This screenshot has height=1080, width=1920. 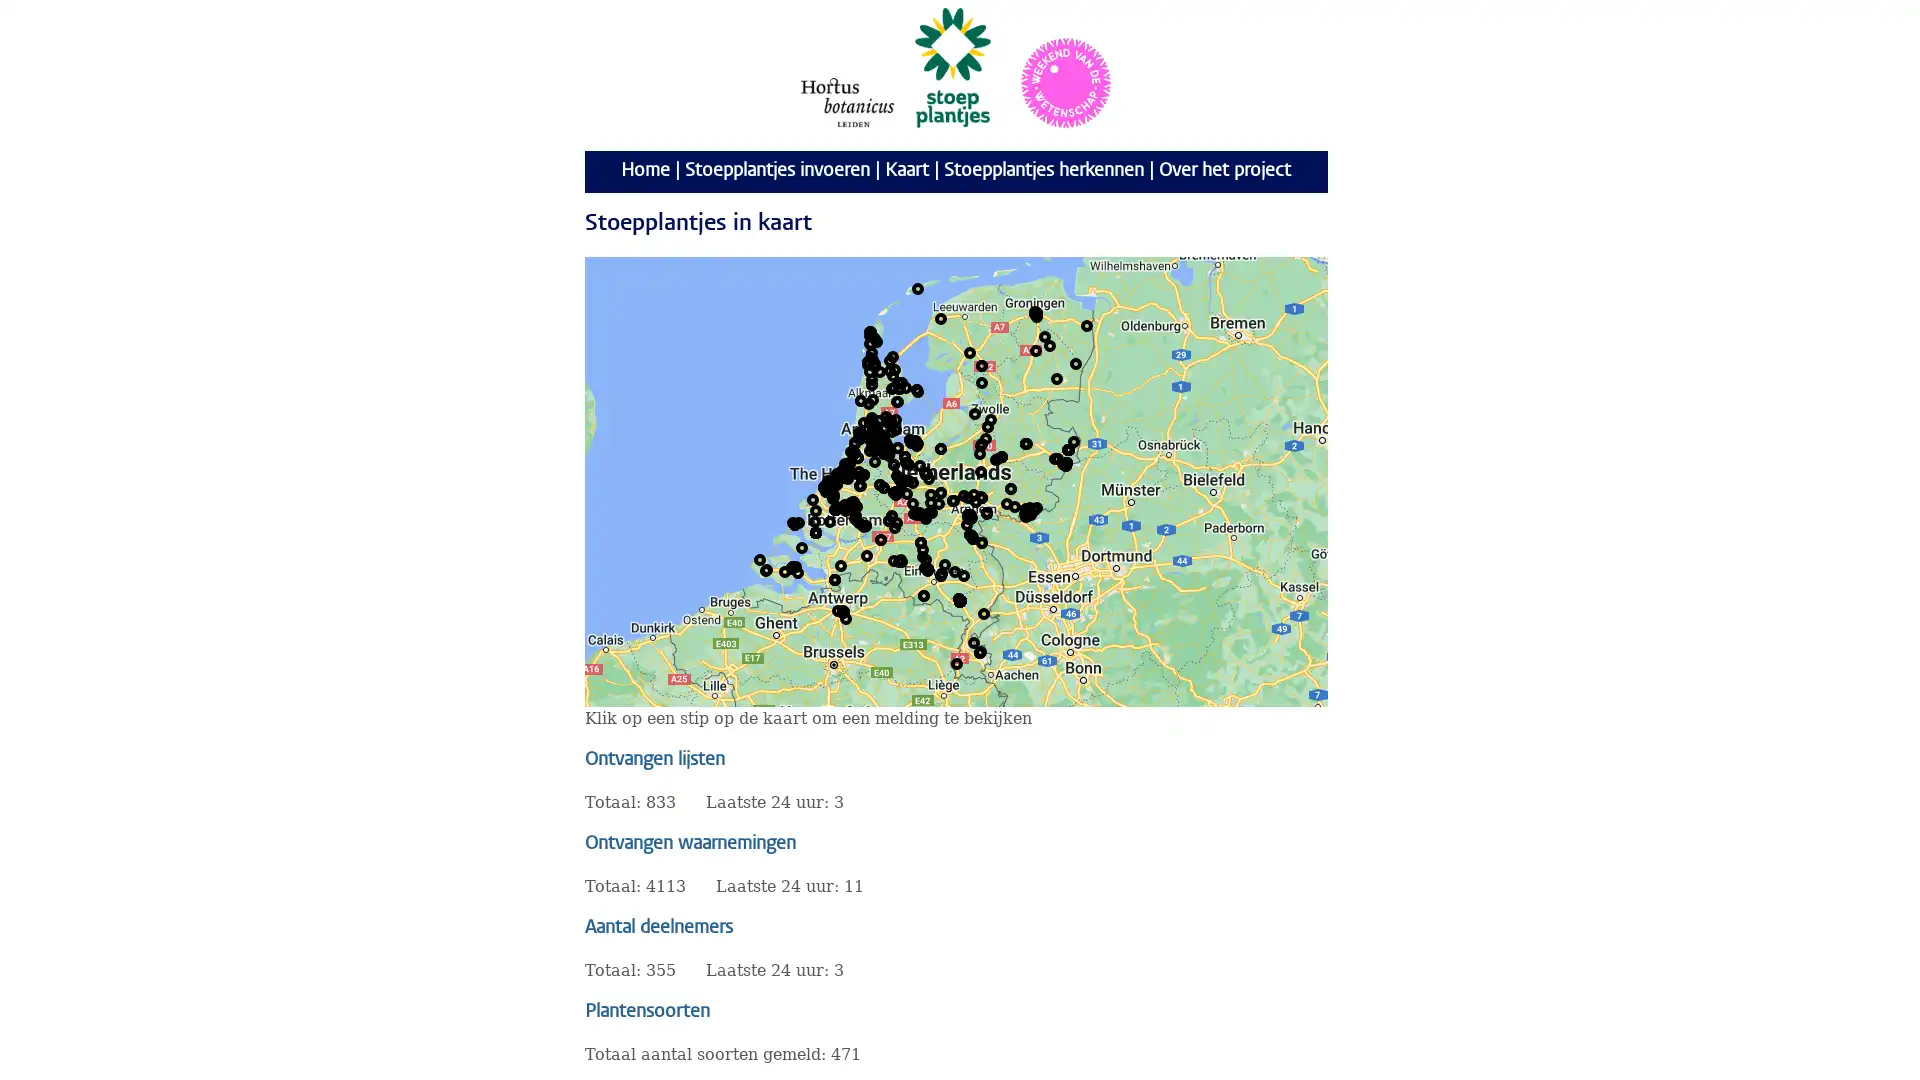 What do you see at coordinates (960, 600) in the screenshot?
I see `Telling van Ton Frenken op 24 mei 2022` at bounding box center [960, 600].